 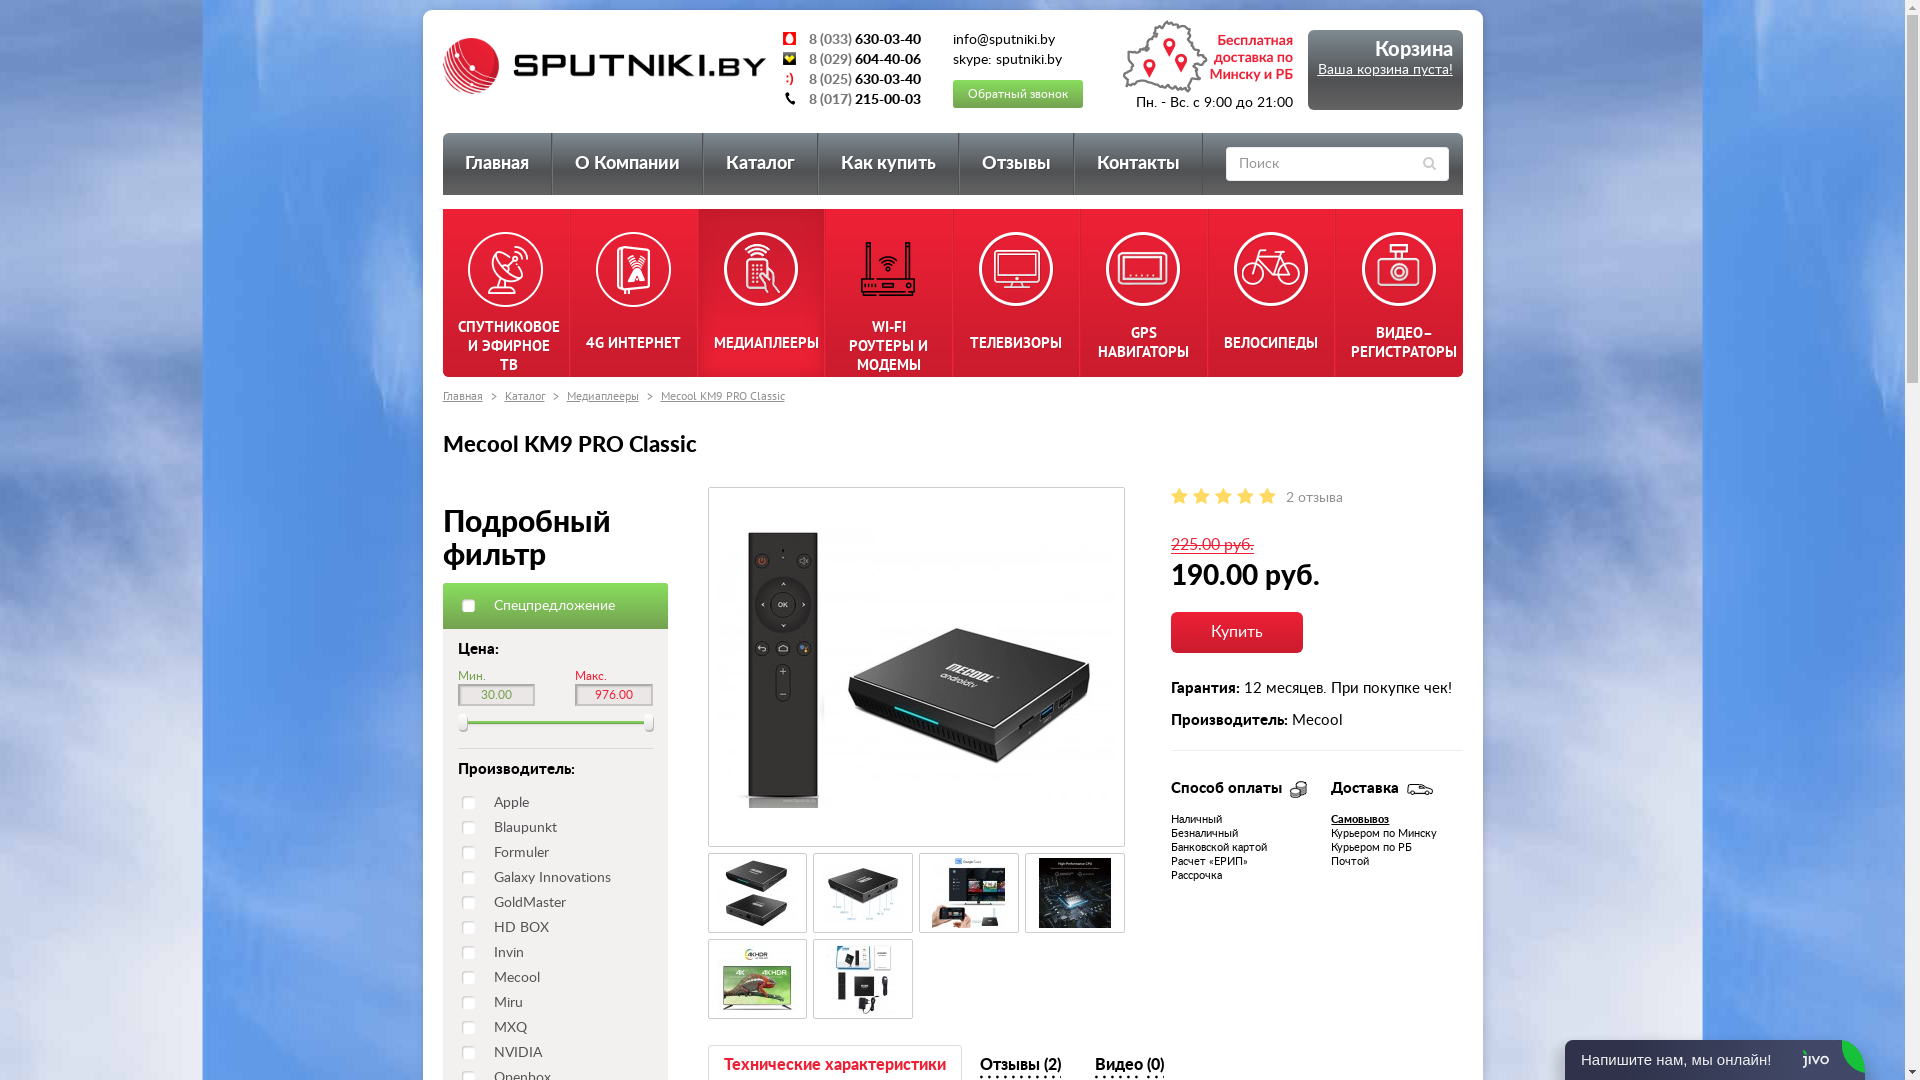 What do you see at coordinates (1074, 892) in the screenshot?
I see `'Mecool KM9 PRO Classic'` at bounding box center [1074, 892].